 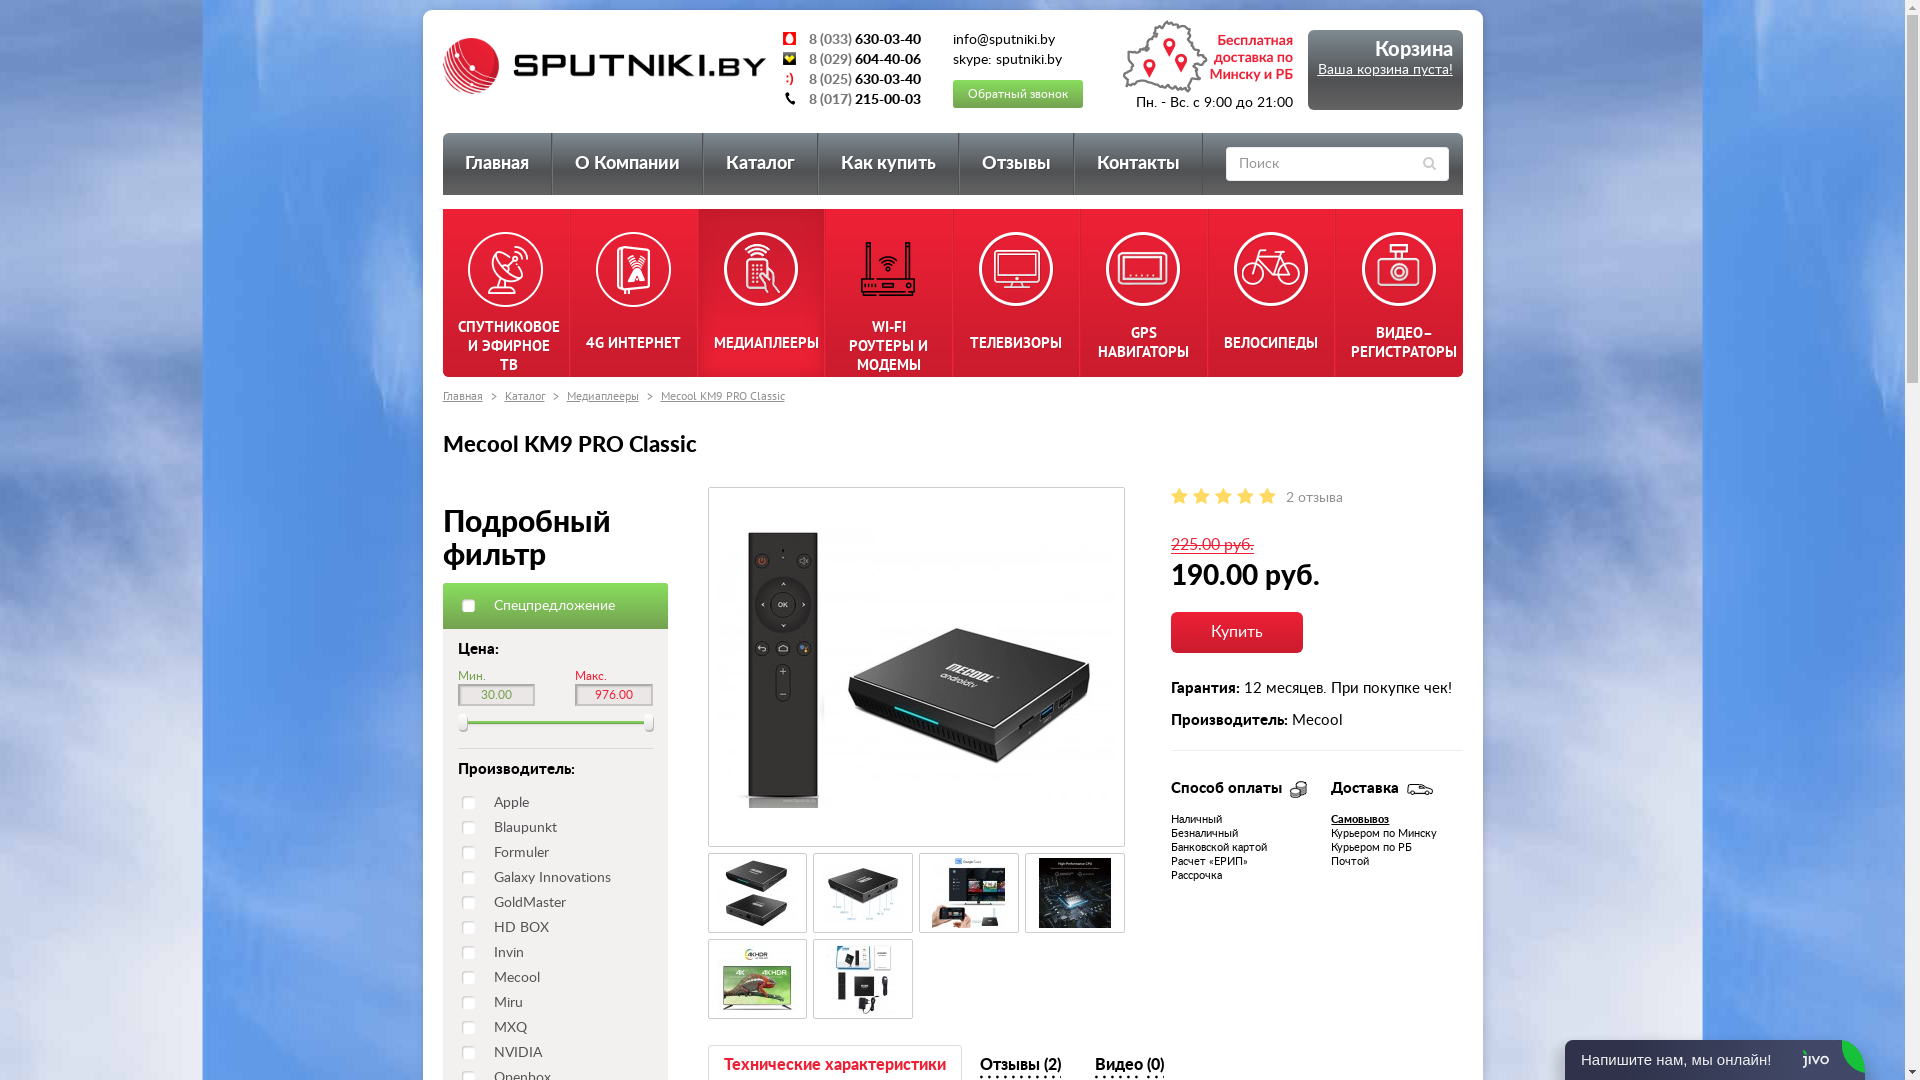 What do you see at coordinates (1074, 892) in the screenshot?
I see `'Mecool KM9 PRO Classic'` at bounding box center [1074, 892].